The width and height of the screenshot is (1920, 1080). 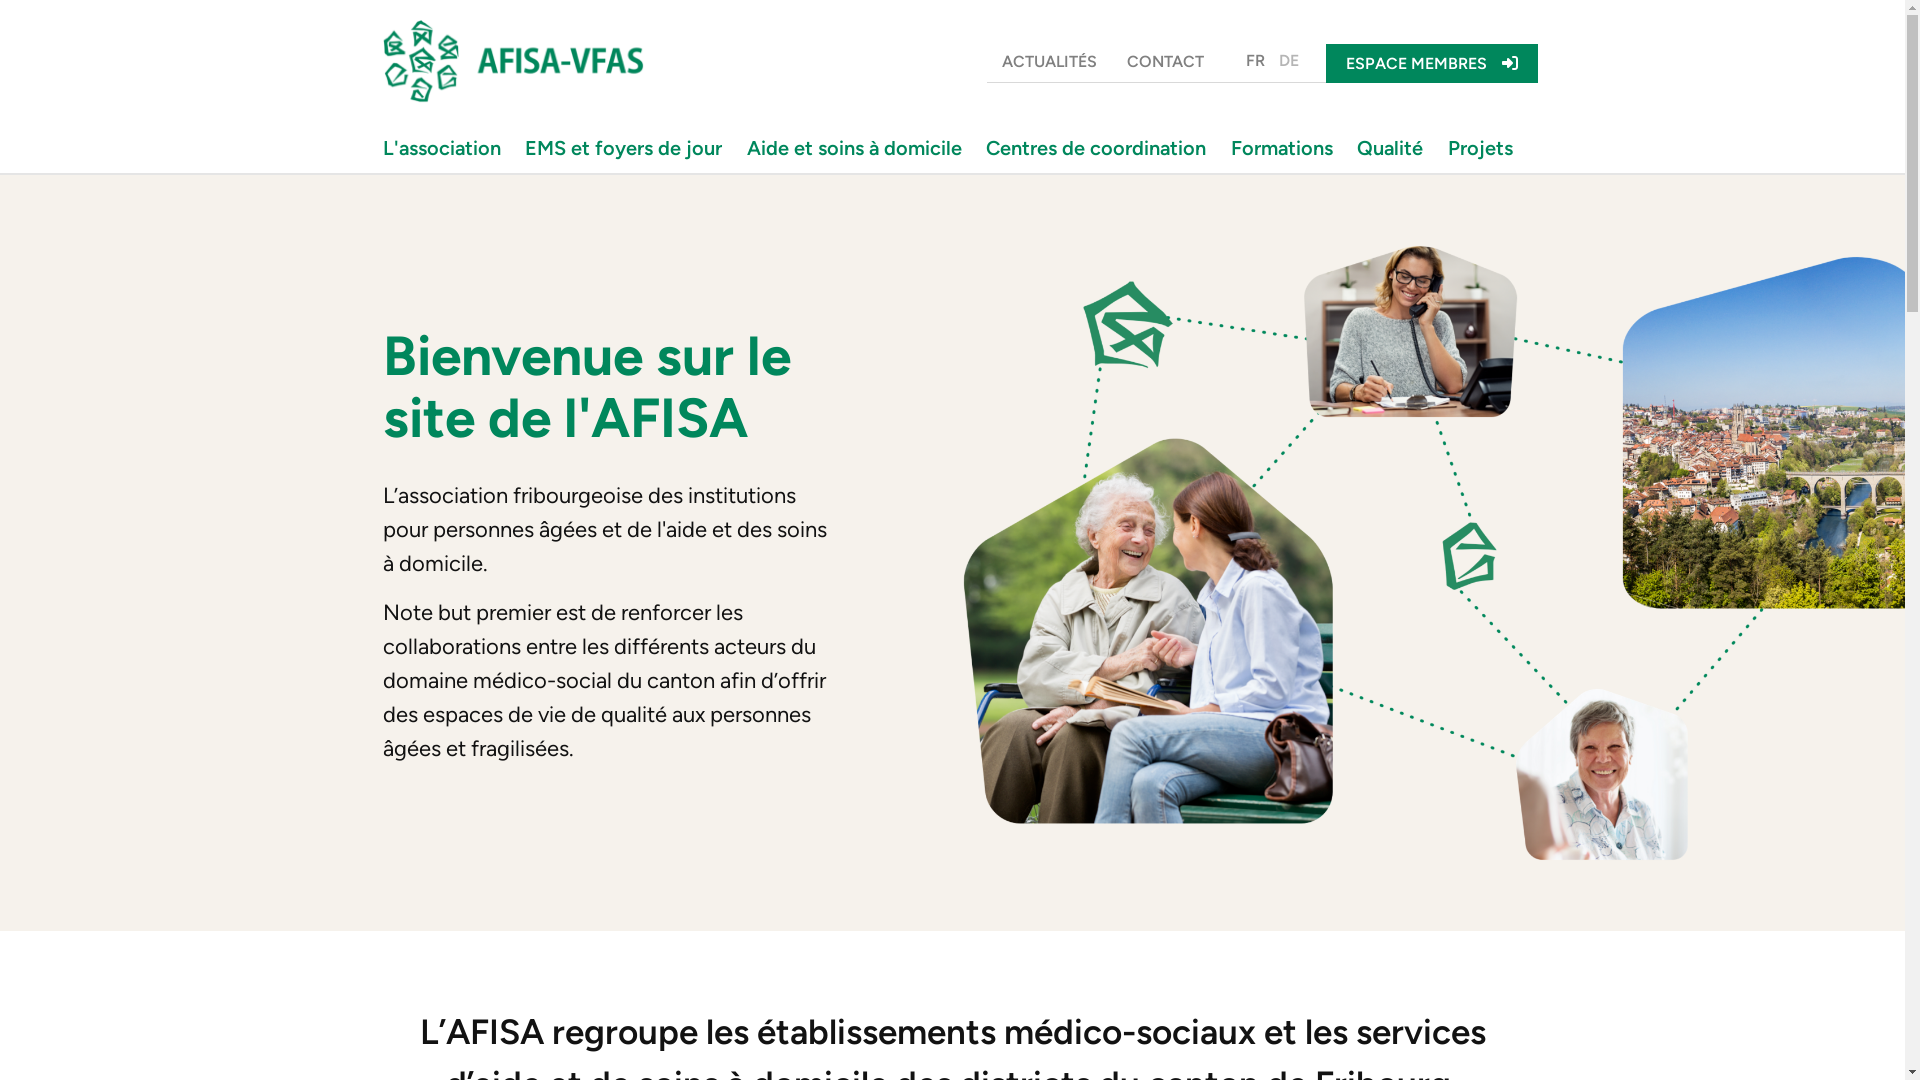 I want to click on 'Projets', so click(x=1484, y=146).